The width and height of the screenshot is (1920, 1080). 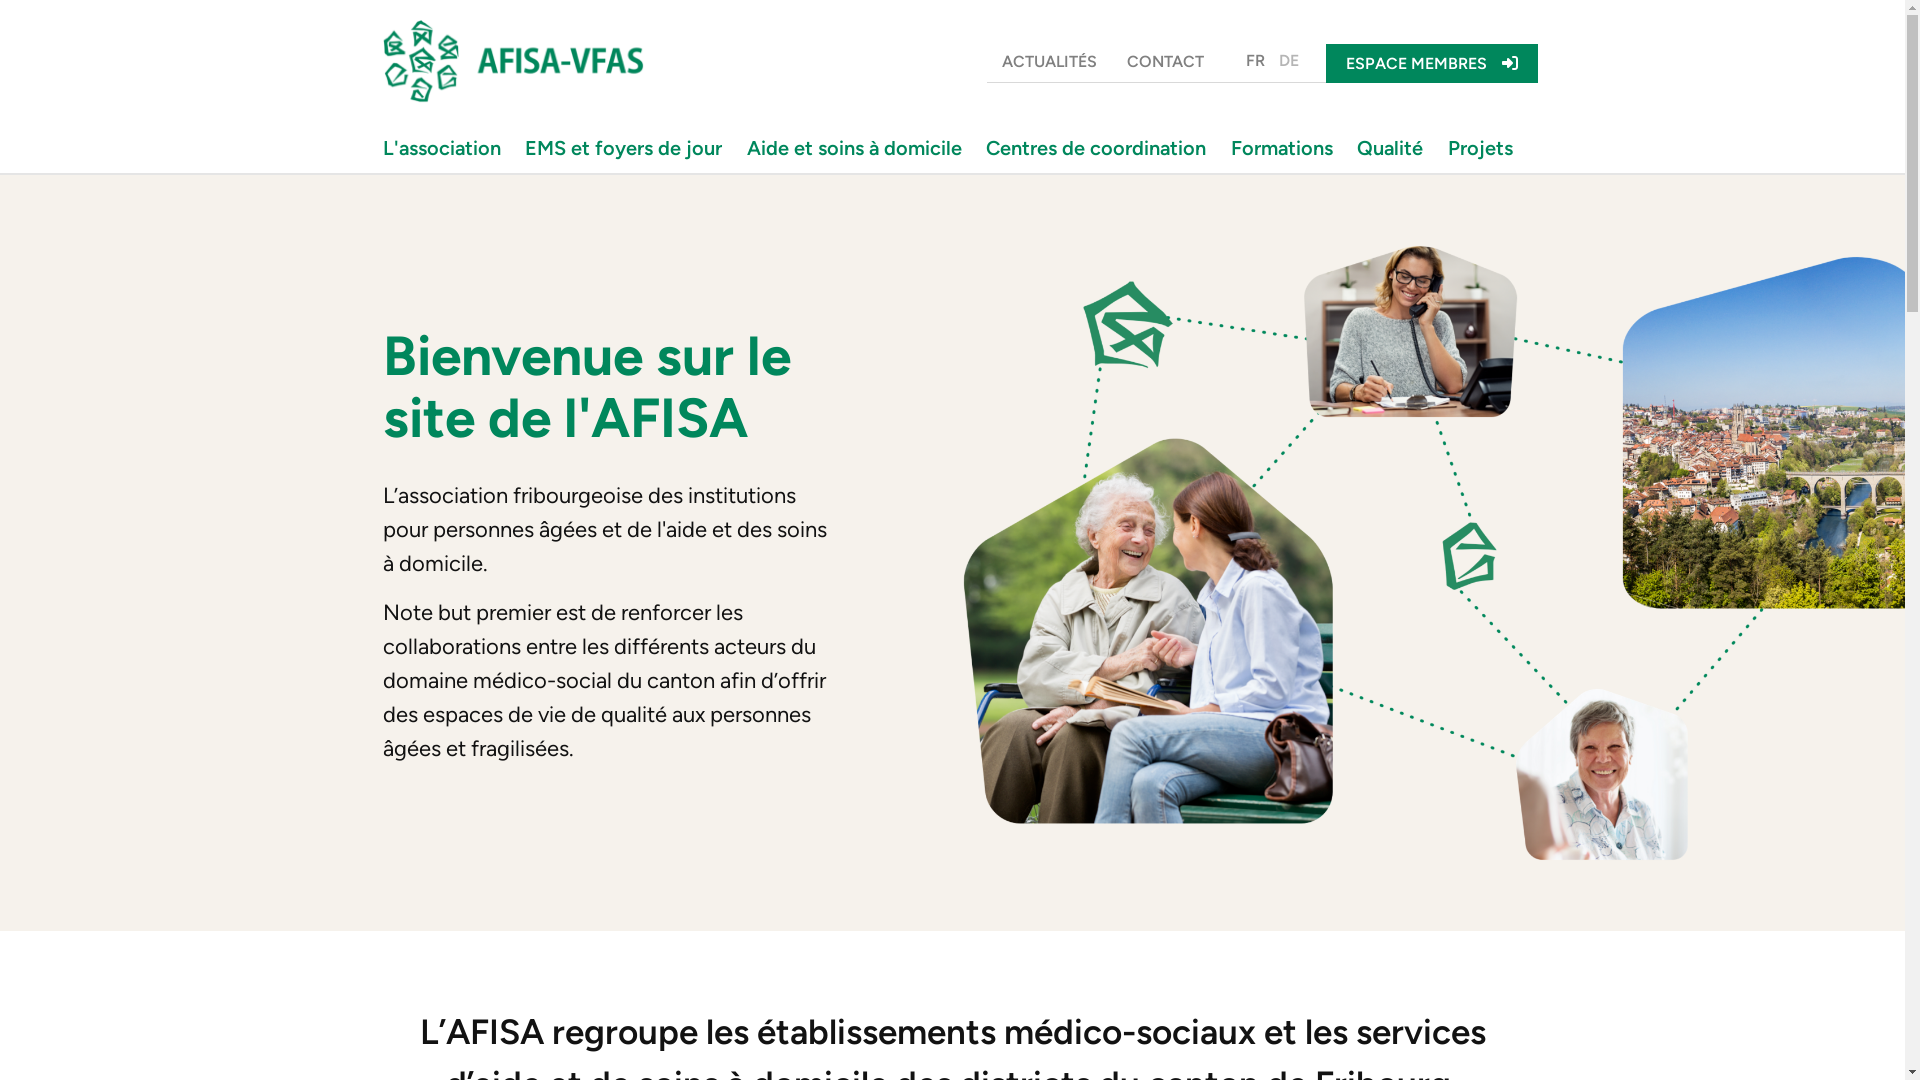 I want to click on 'Projets', so click(x=1484, y=146).